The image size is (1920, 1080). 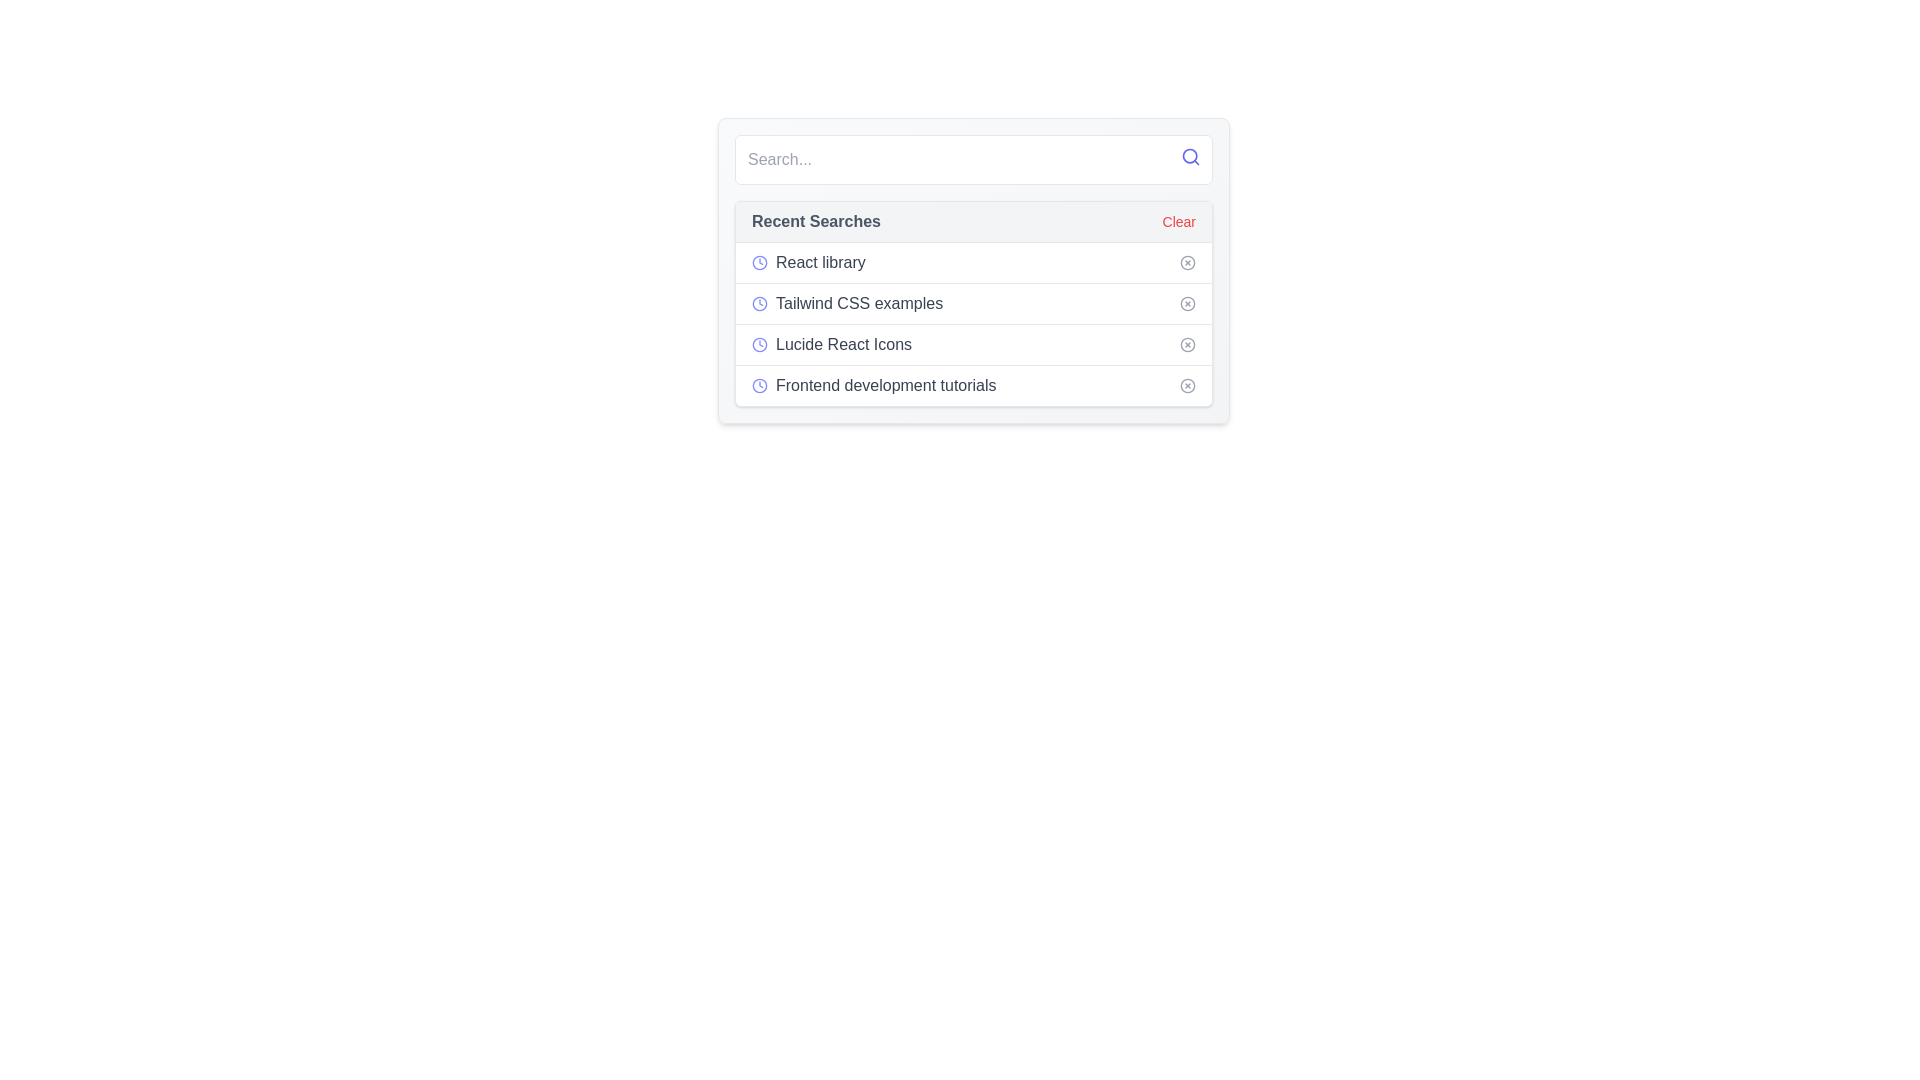 What do you see at coordinates (974, 385) in the screenshot?
I see `the fourth list item displaying 'Frontend development tutorials', which has a clock icon on the left and a circle-X icon on the right` at bounding box center [974, 385].